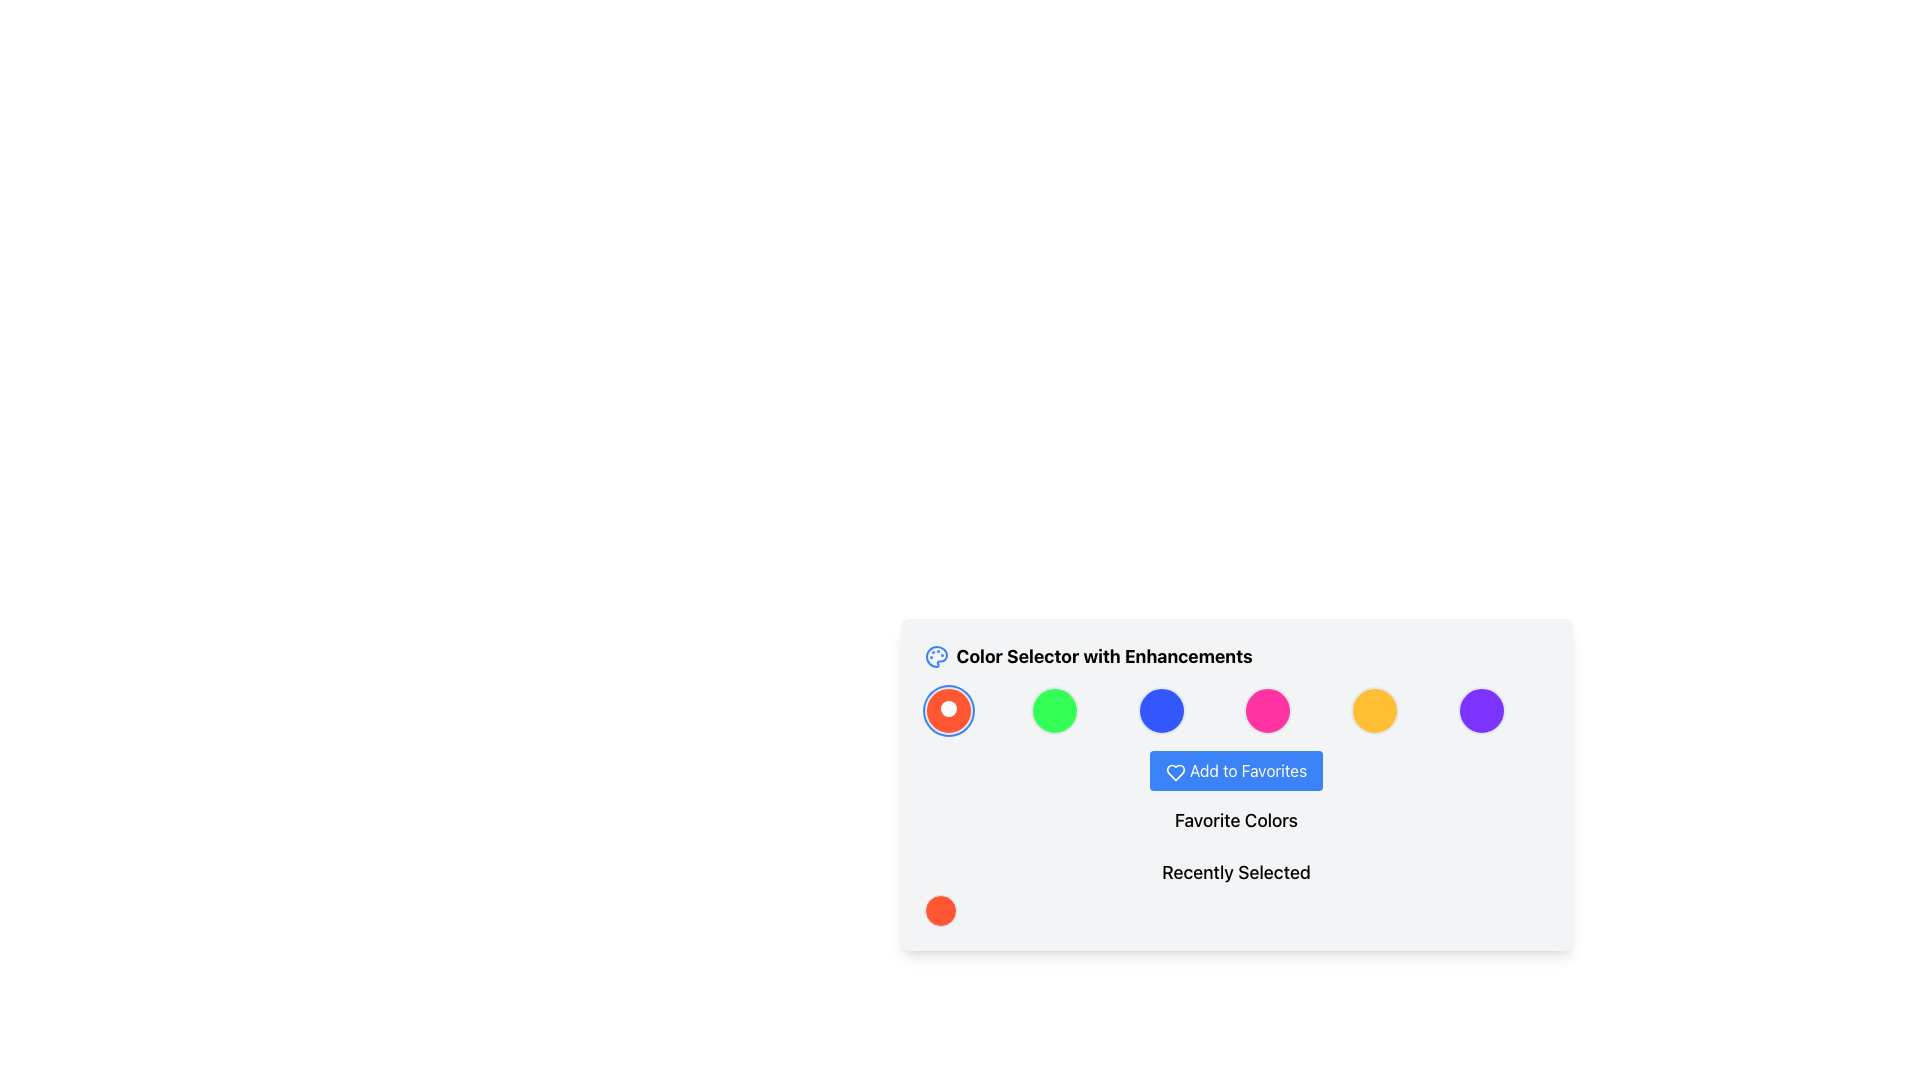  What do you see at coordinates (1374, 709) in the screenshot?
I see `the circular yellow button in the 'Color Selector with Enhancements' section` at bounding box center [1374, 709].